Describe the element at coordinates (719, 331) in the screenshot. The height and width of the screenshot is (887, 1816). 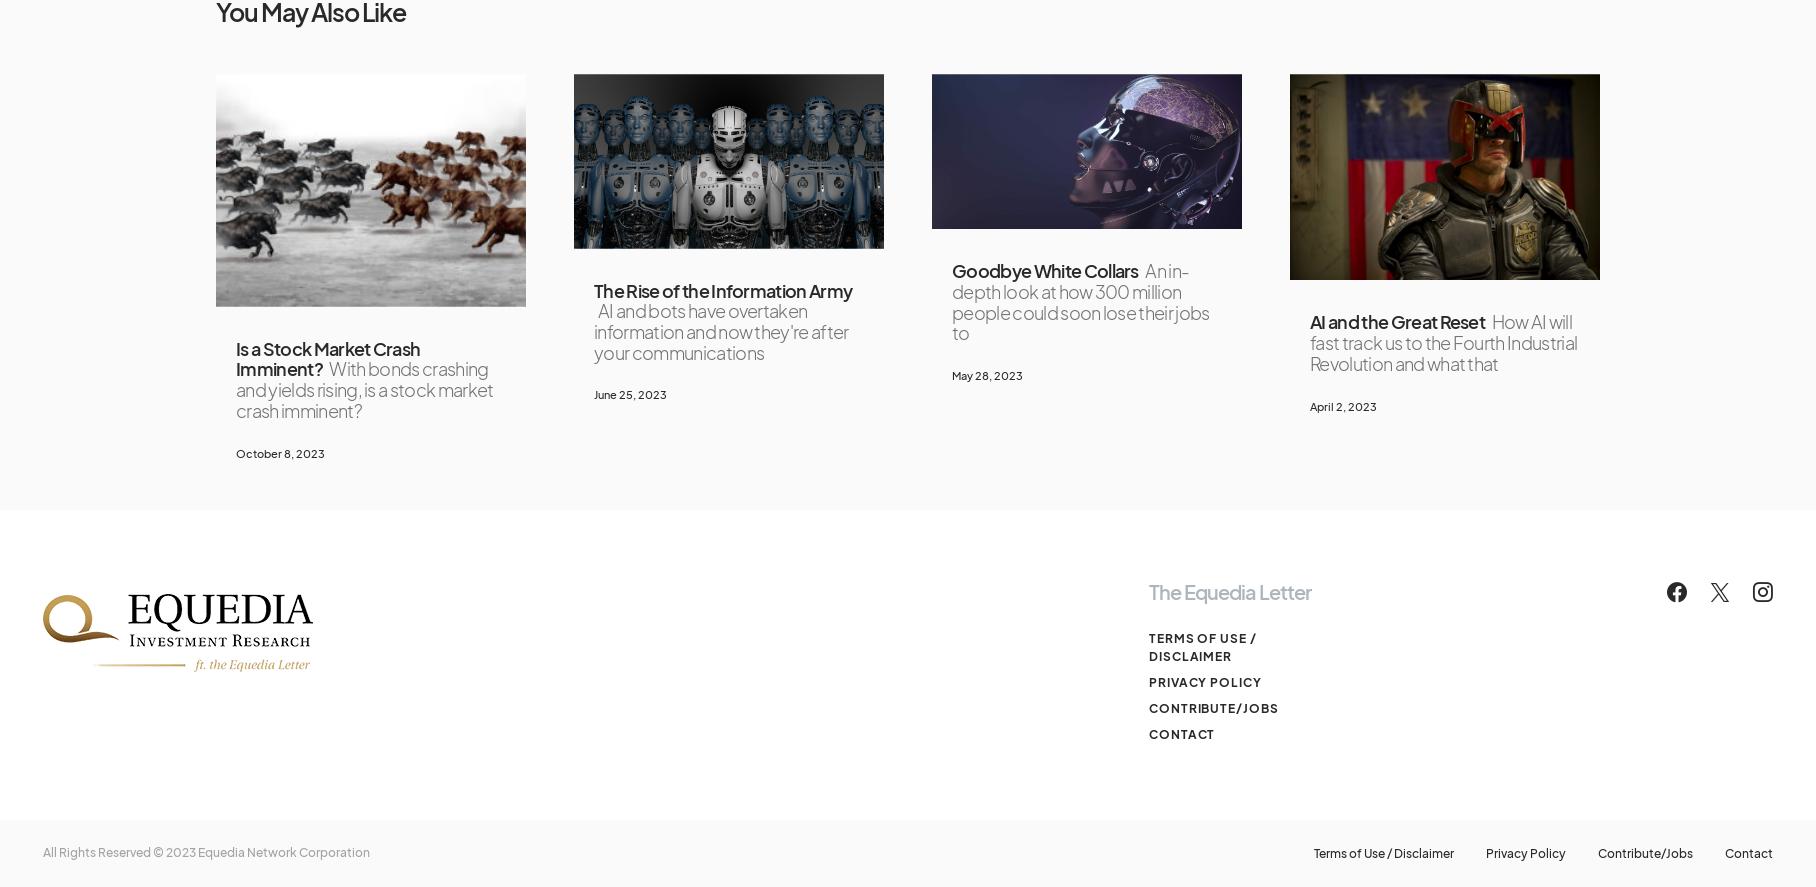
I see `'AI and bots have overtaken information and now they're after your communications'` at that location.